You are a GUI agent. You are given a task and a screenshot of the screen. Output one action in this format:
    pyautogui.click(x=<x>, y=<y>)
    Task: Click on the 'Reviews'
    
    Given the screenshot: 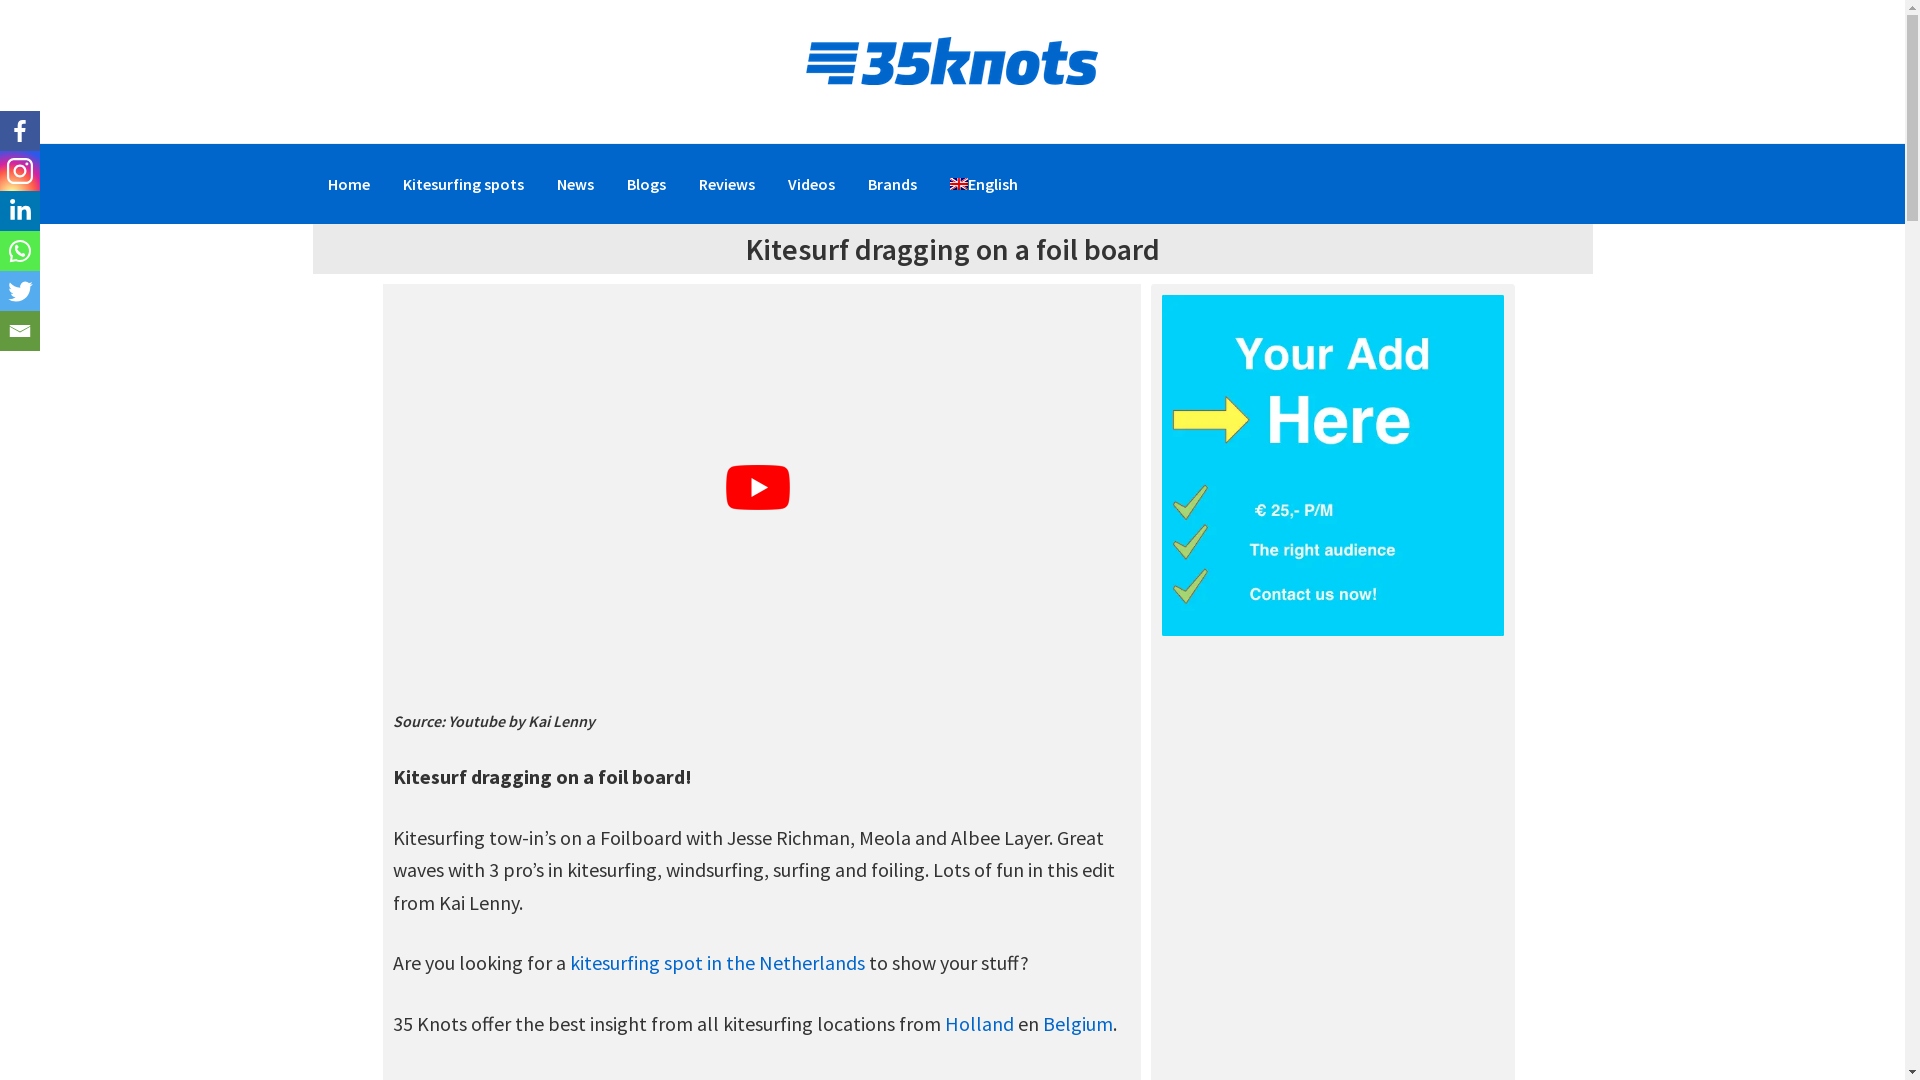 What is the action you would take?
    pyautogui.click(x=725, y=184)
    